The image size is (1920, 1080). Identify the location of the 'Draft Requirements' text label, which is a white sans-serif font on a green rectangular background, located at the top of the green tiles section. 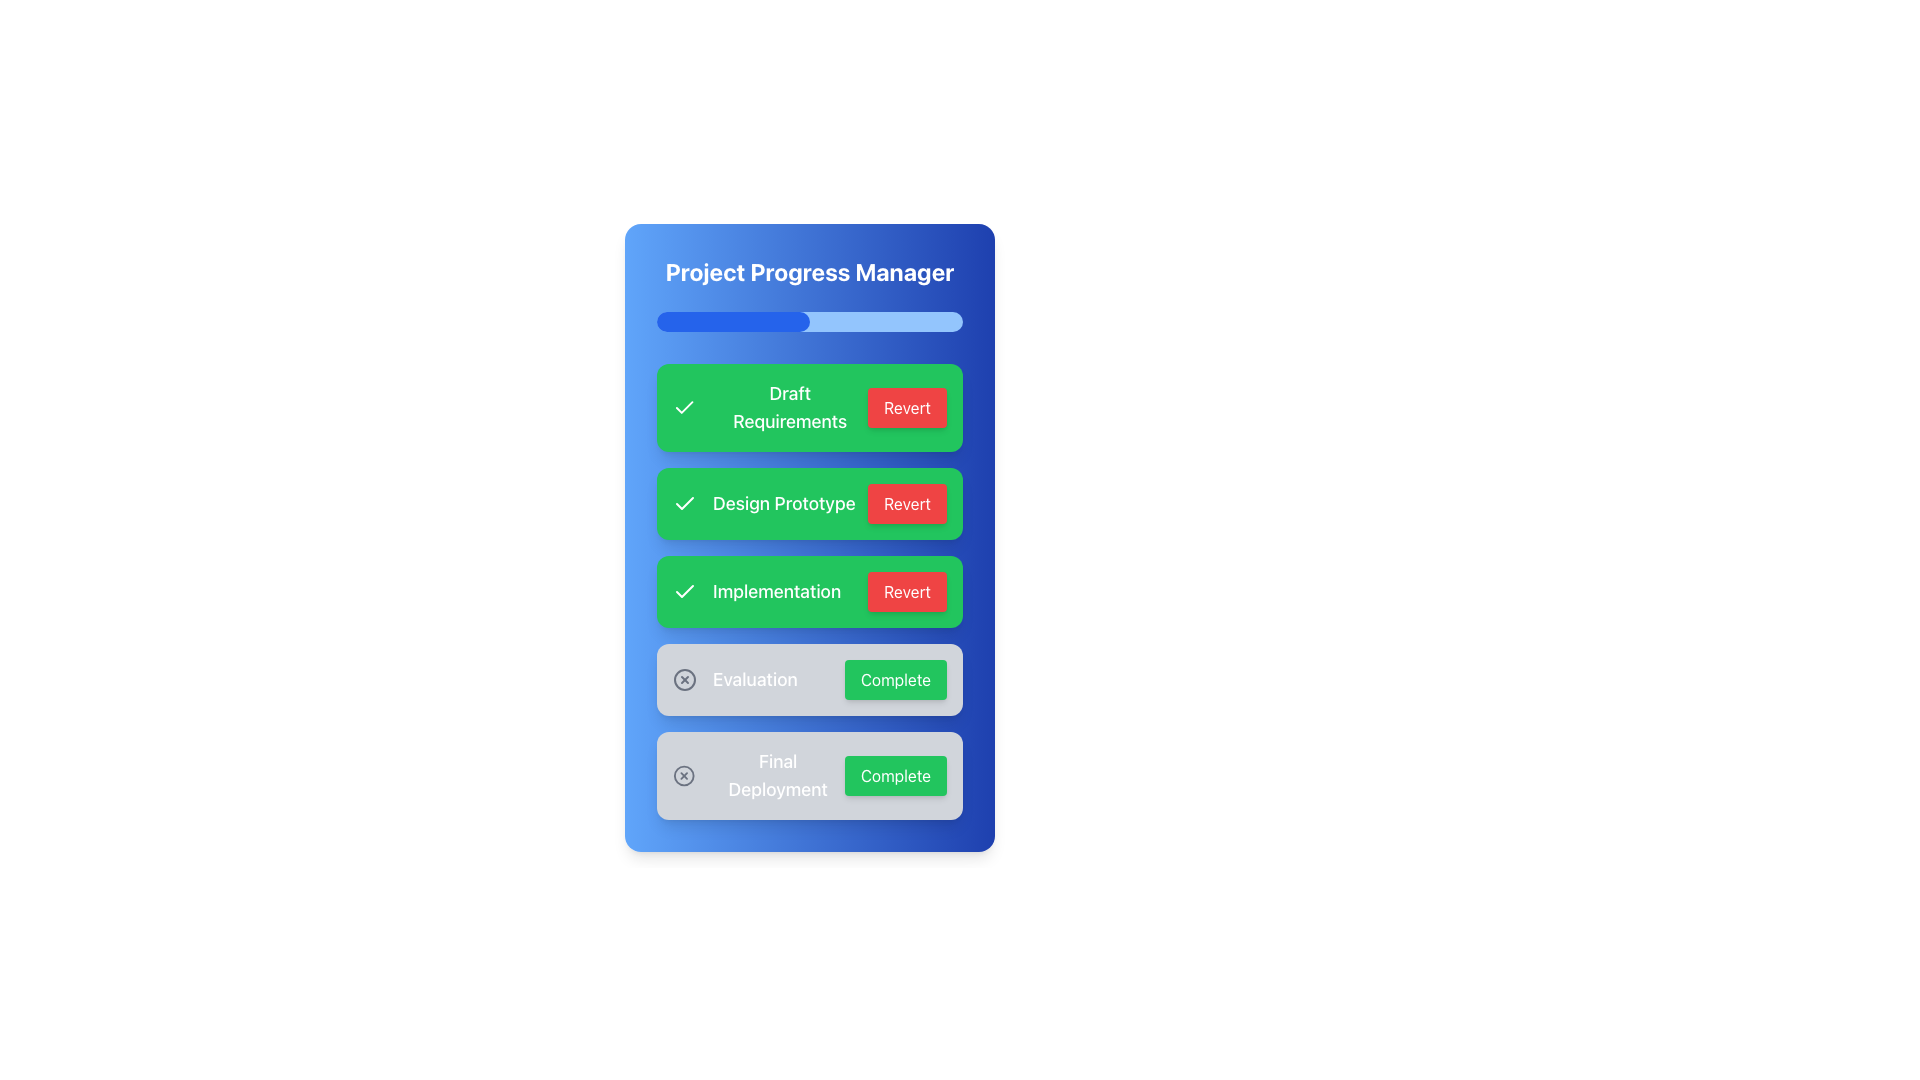
(769, 407).